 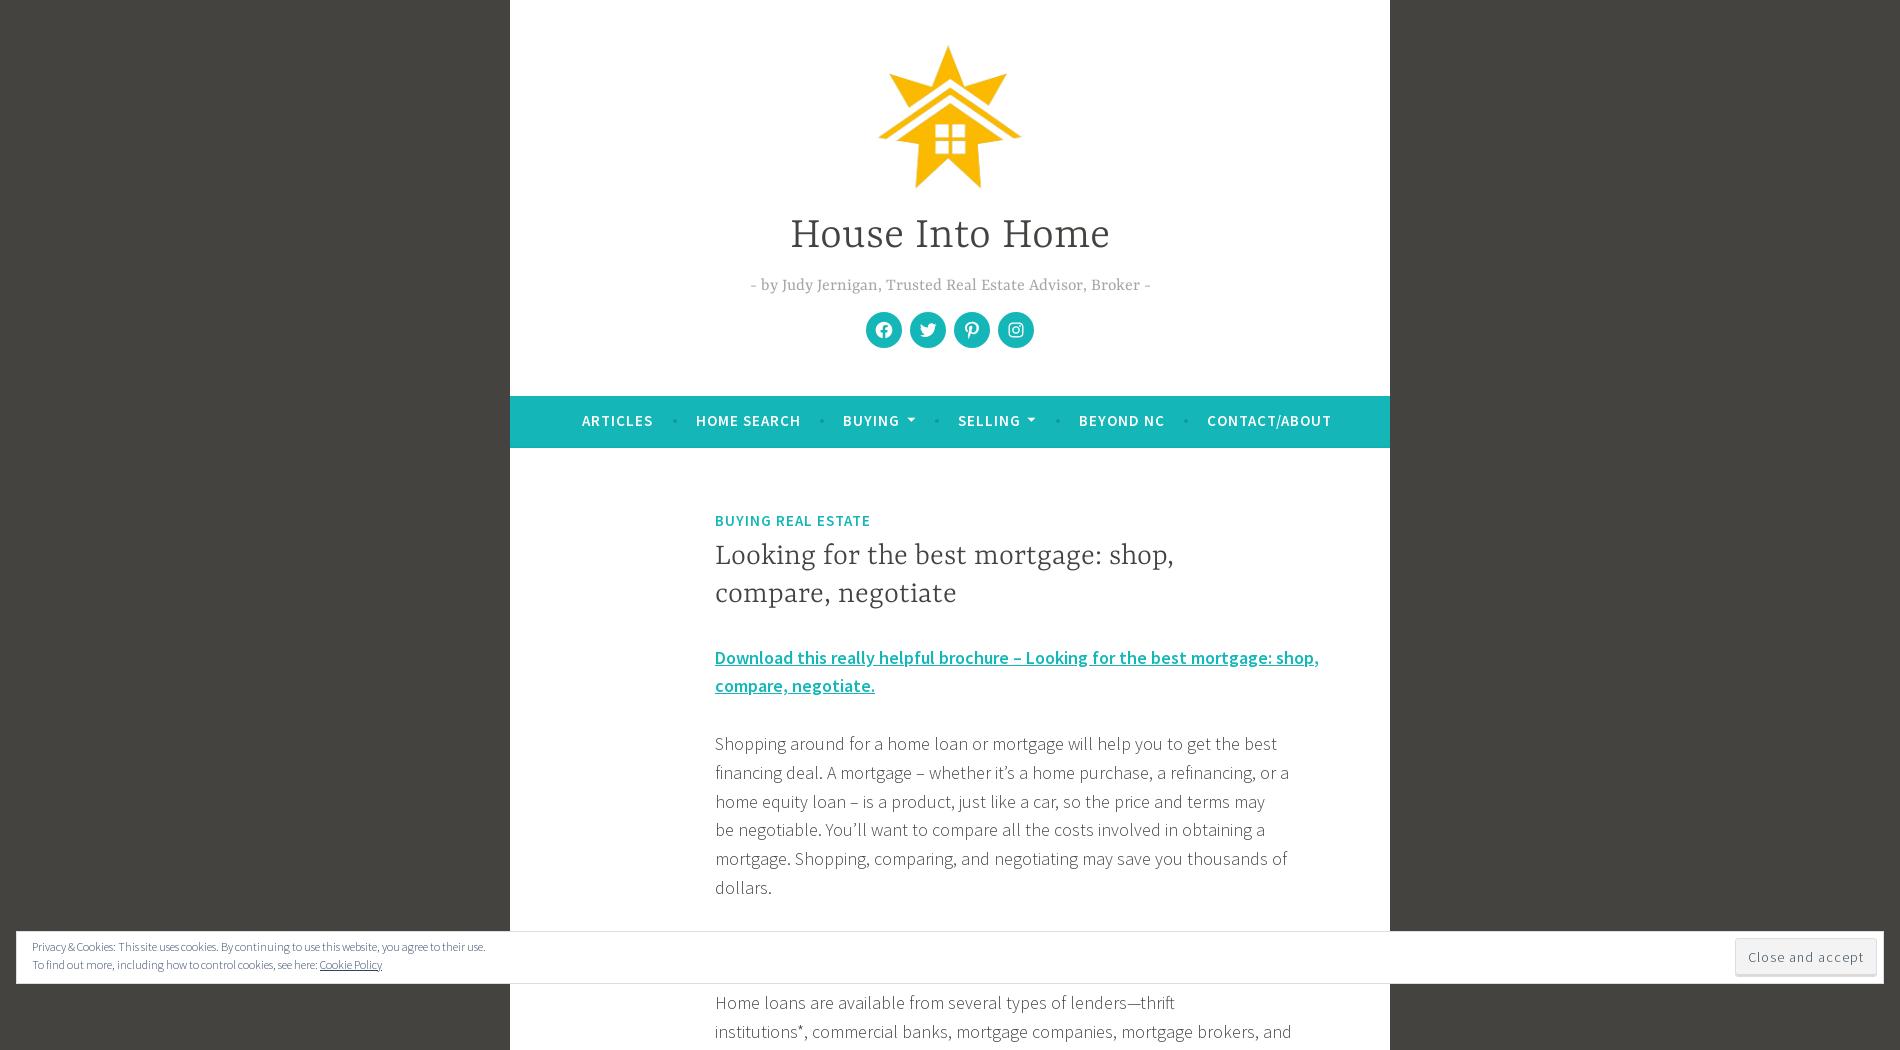 What do you see at coordinates (257, 945) in the screenshot?
I see `'Privacy & Cookies: This site uses cookies. By continuing to use this website, you agree to their use.'` at bounding box center [257, 945].